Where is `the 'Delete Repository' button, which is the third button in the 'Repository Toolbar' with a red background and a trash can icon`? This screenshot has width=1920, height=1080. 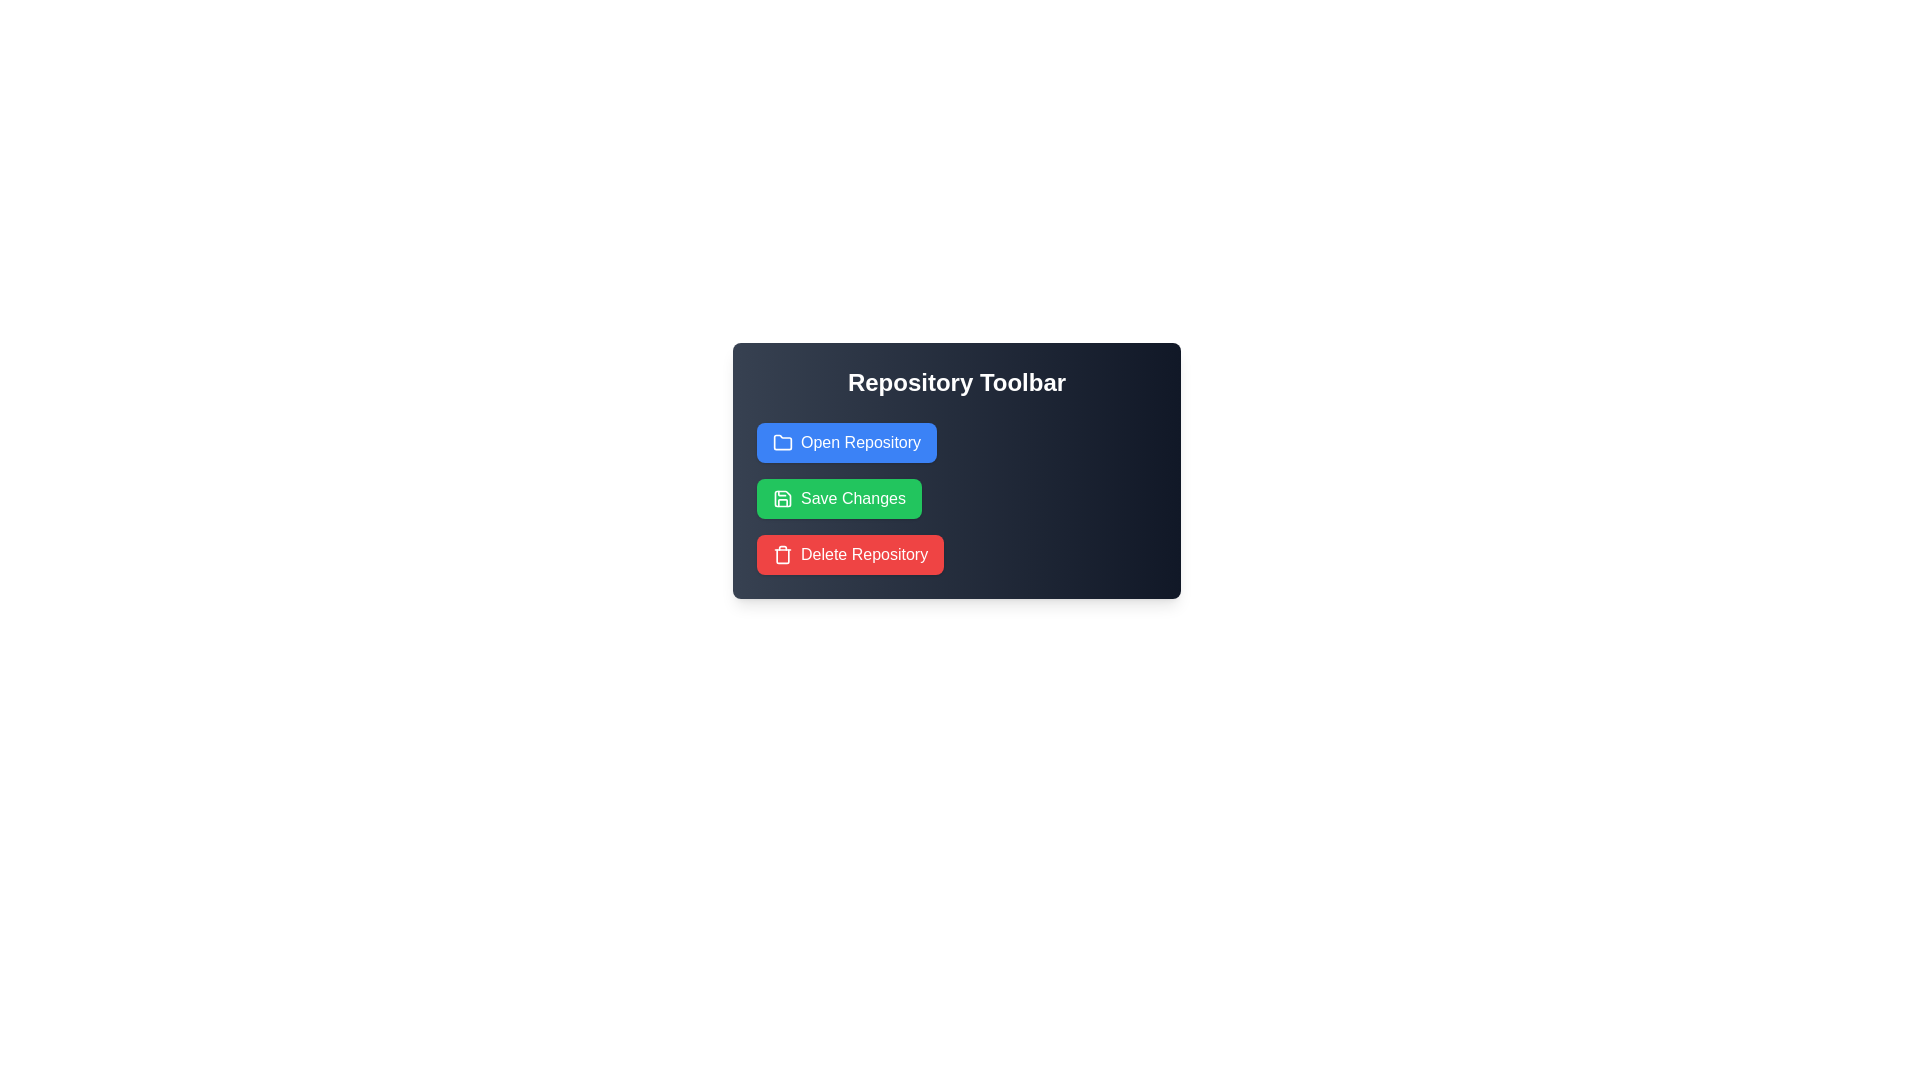 the 'Delete Repository' button, which is the third button in the 'Repository Toolbar' with a red background and a trash can icon is located at coordinates (850, 555).